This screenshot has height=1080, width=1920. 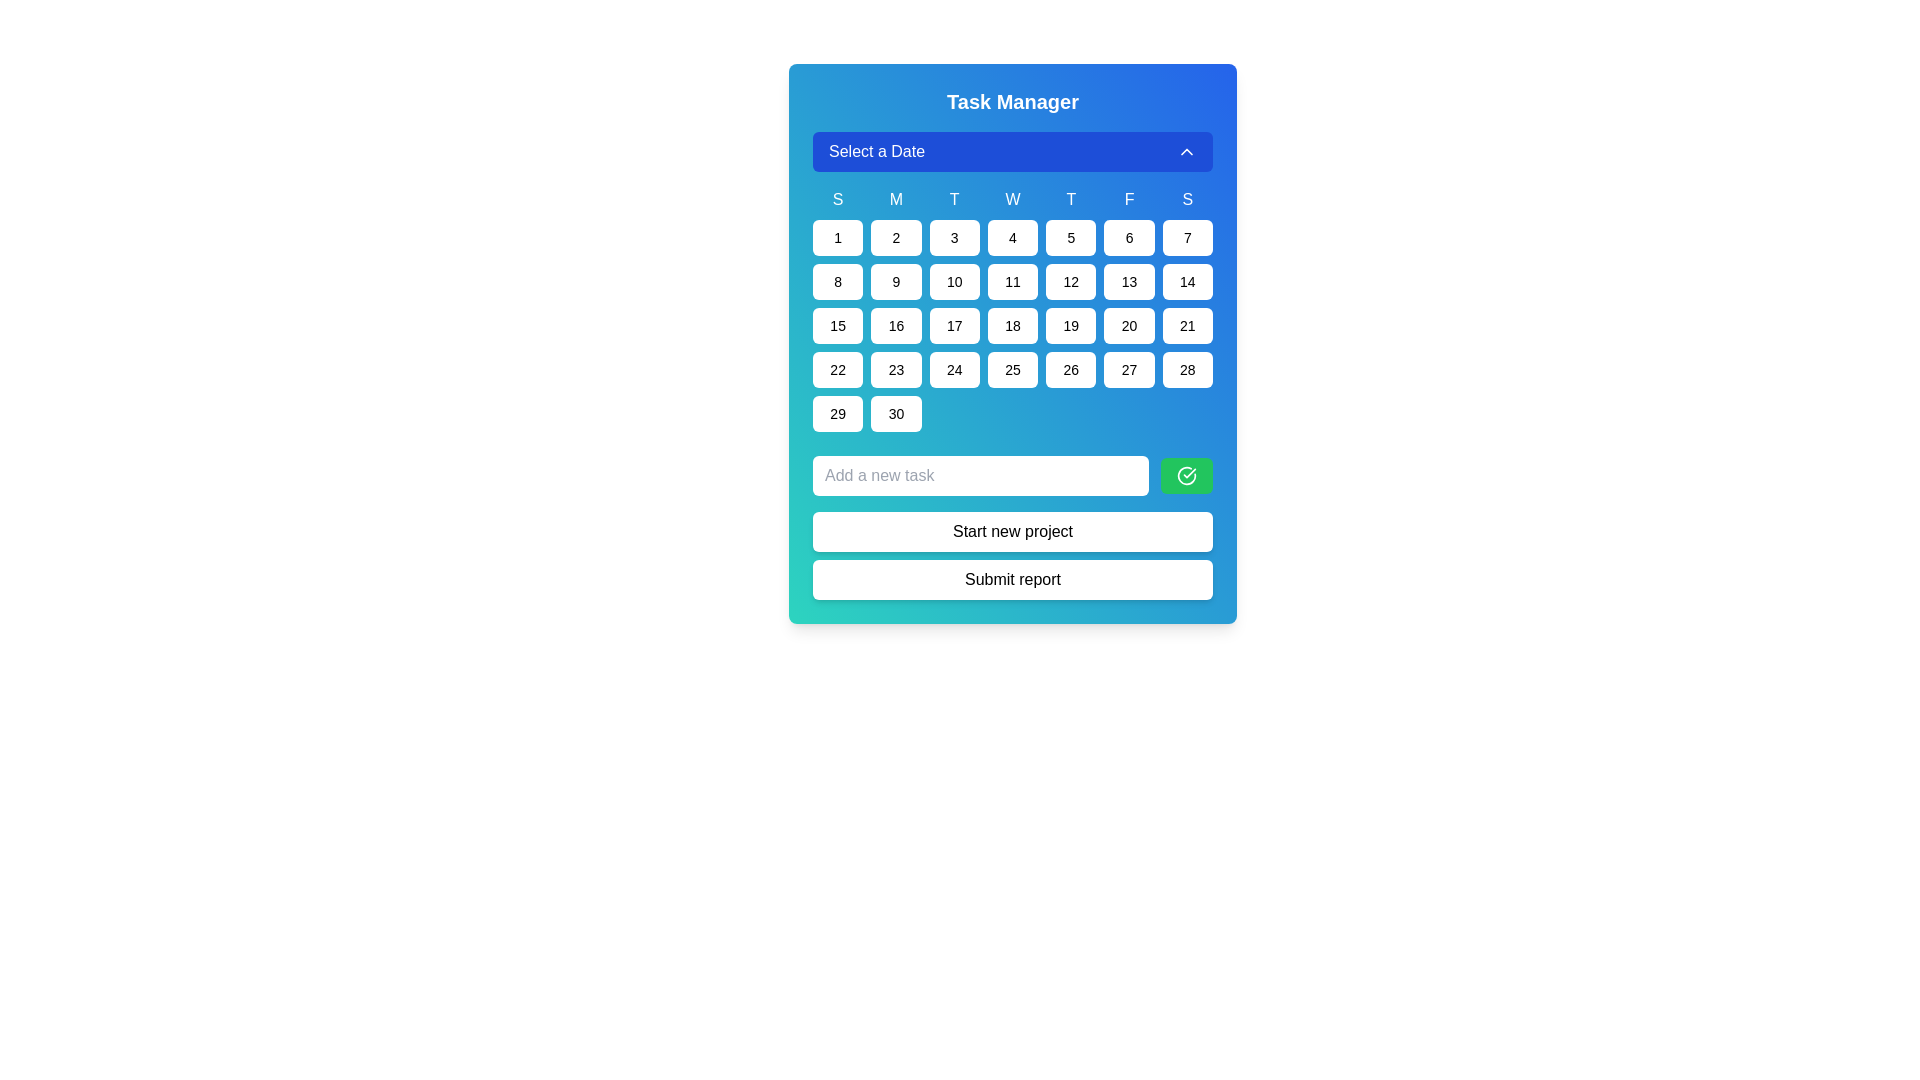 What do you see at coordinates (877, 150) in the screenshot?
I see `the 'Select a Date' text label which is centered within a blue background button located at the top of the 'Task Manager' interface` at bounding box center [877, 150].